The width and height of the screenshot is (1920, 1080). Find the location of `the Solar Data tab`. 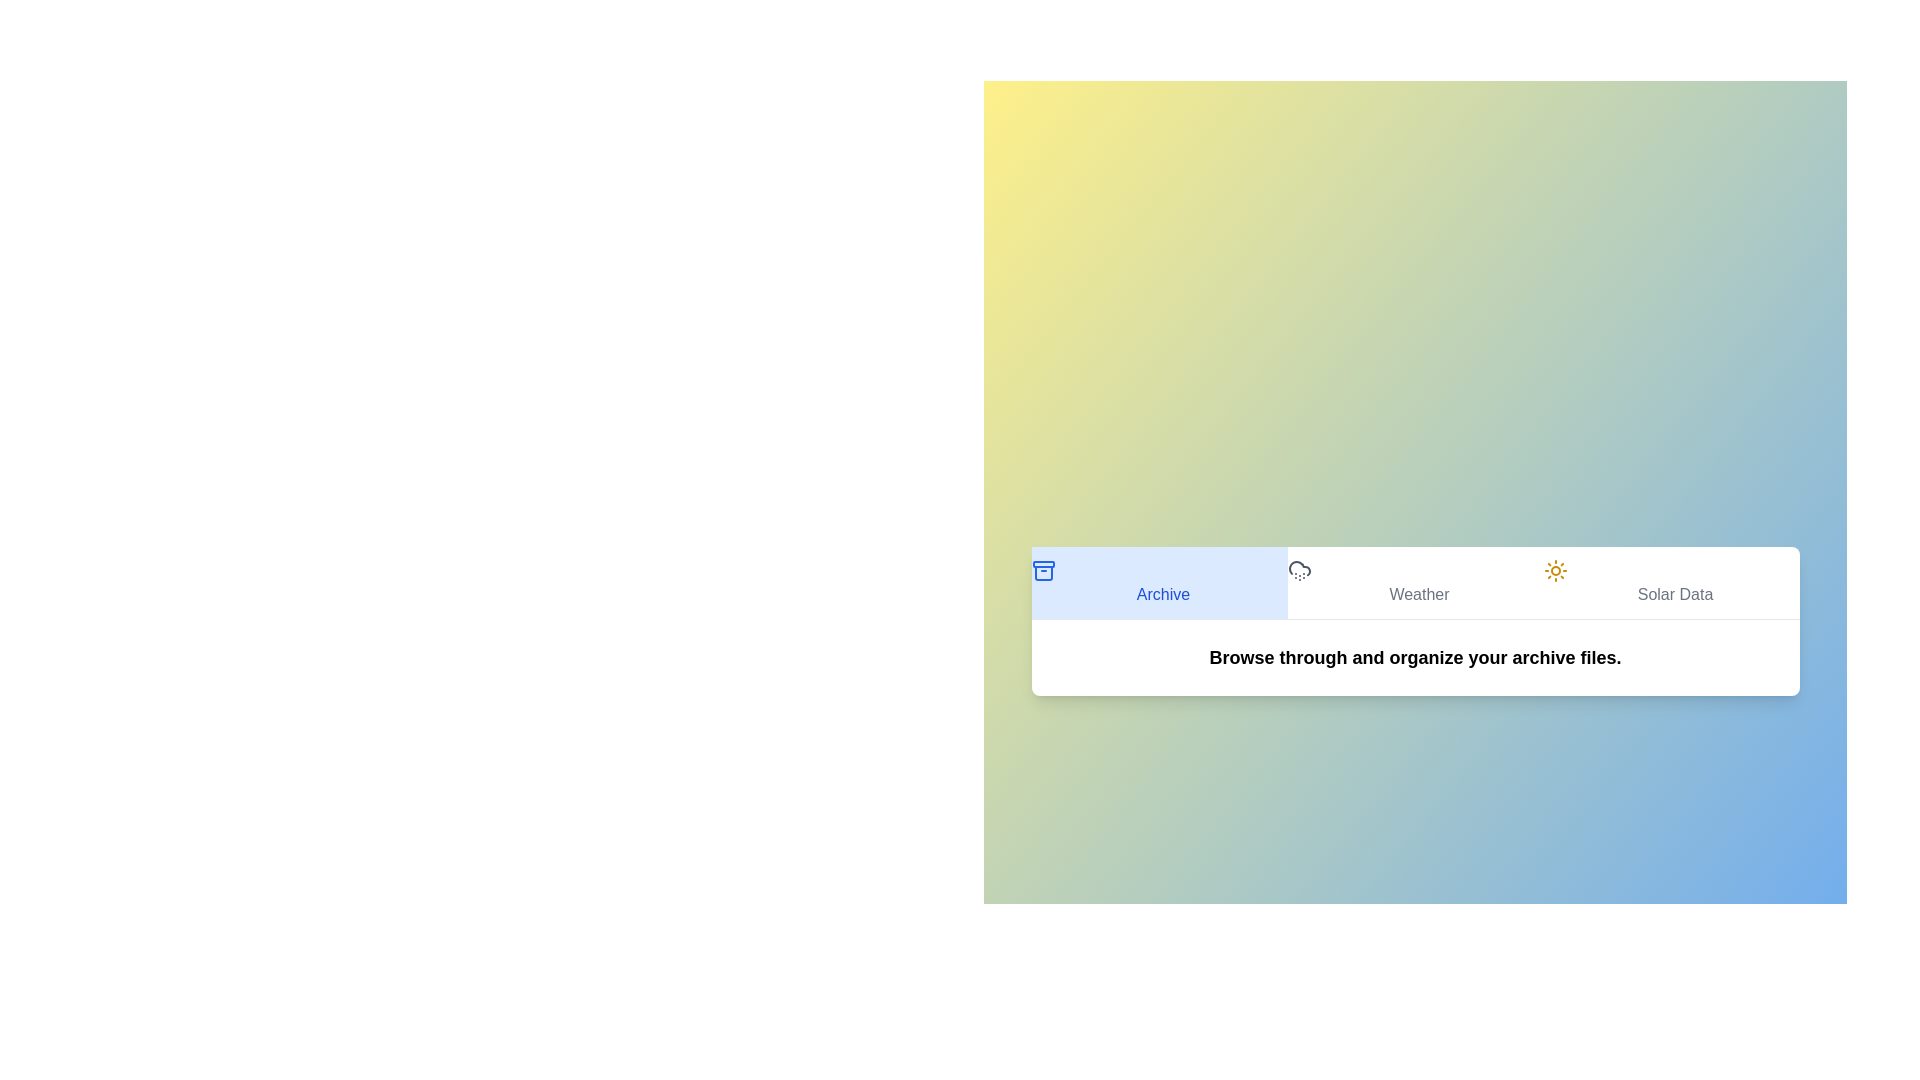

the Solar Data tab is located at coordinates (1671, 582).